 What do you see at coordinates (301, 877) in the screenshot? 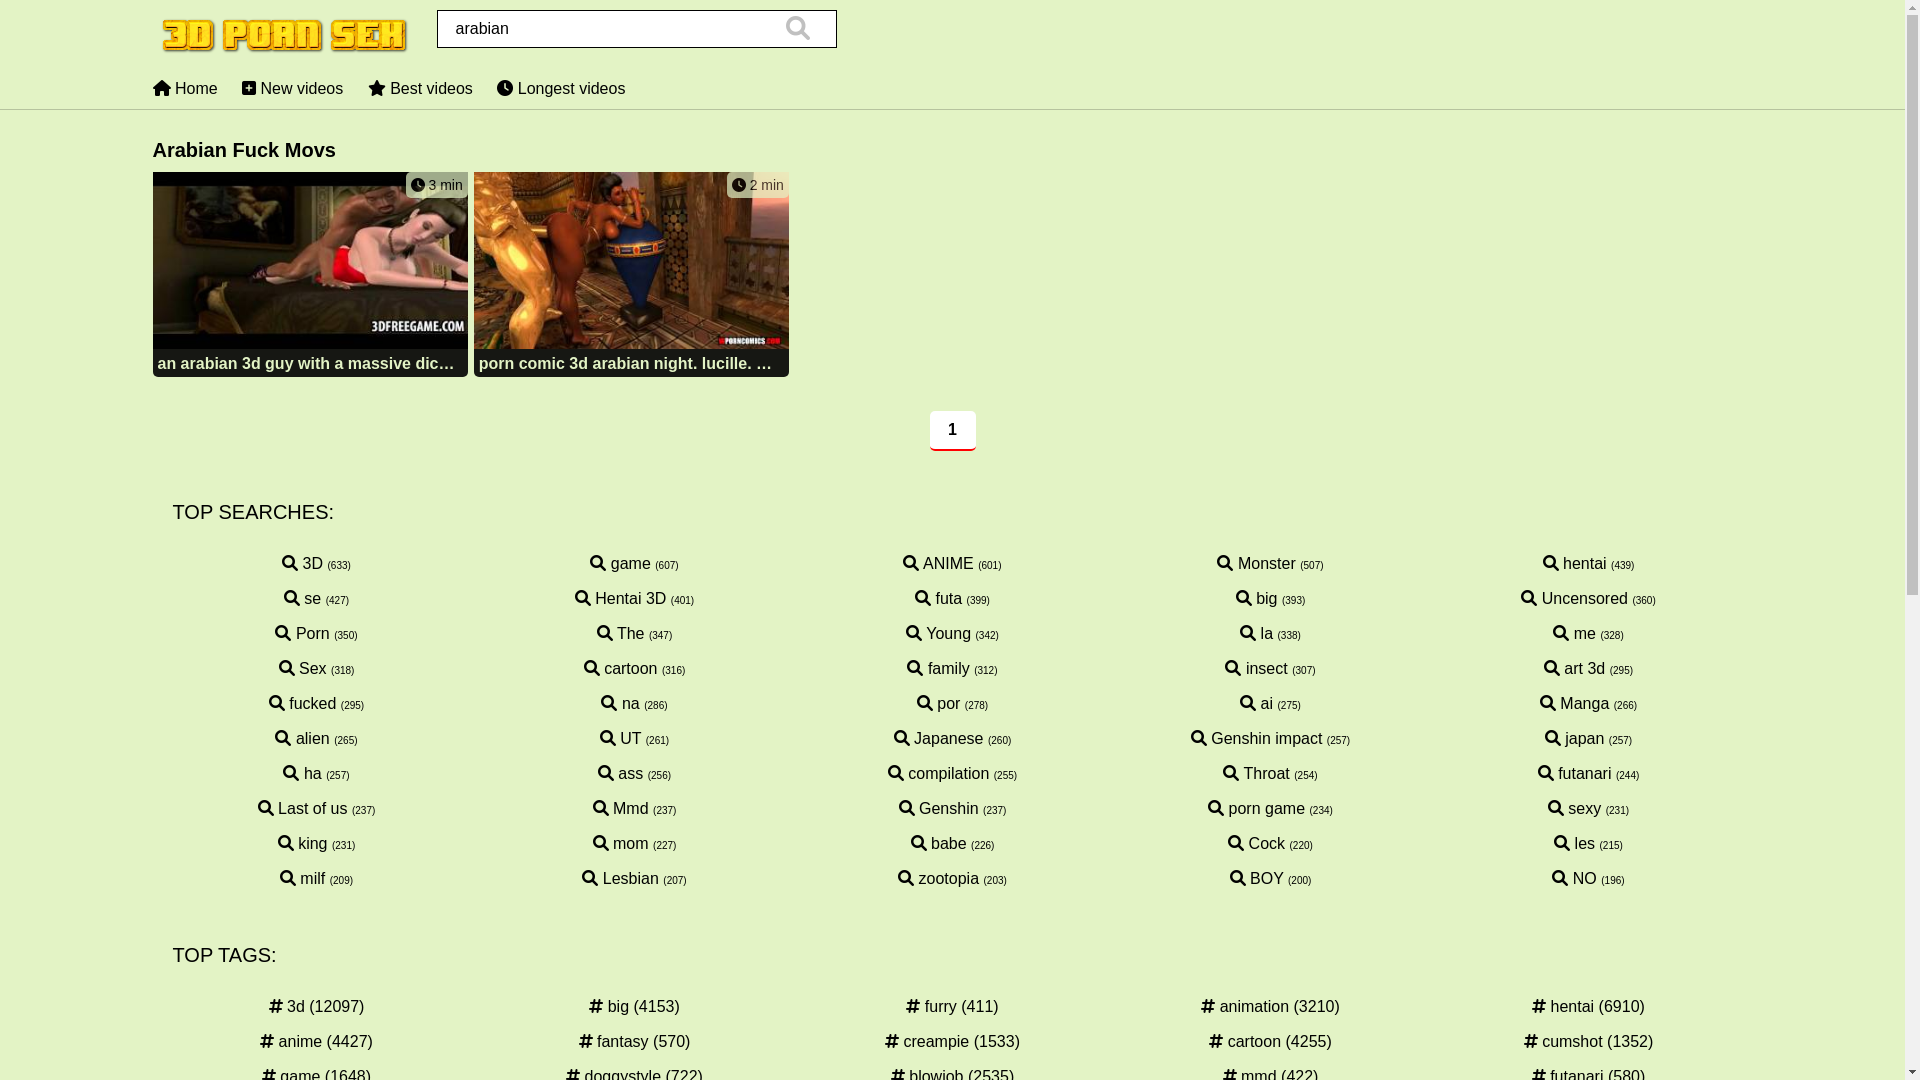
I see `'milf'` at bounding box center [301, 877].